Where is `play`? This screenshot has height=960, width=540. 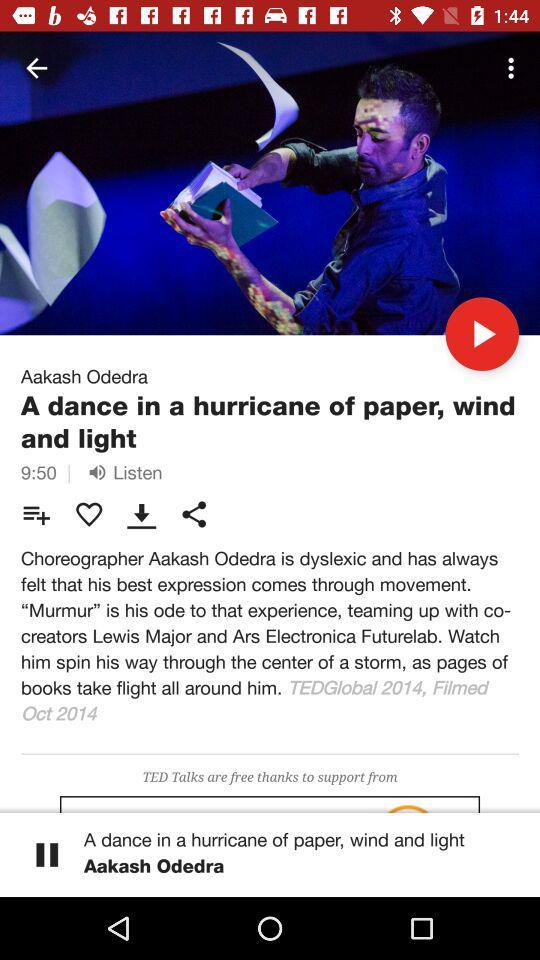 play is located at coordinates (481, 333).